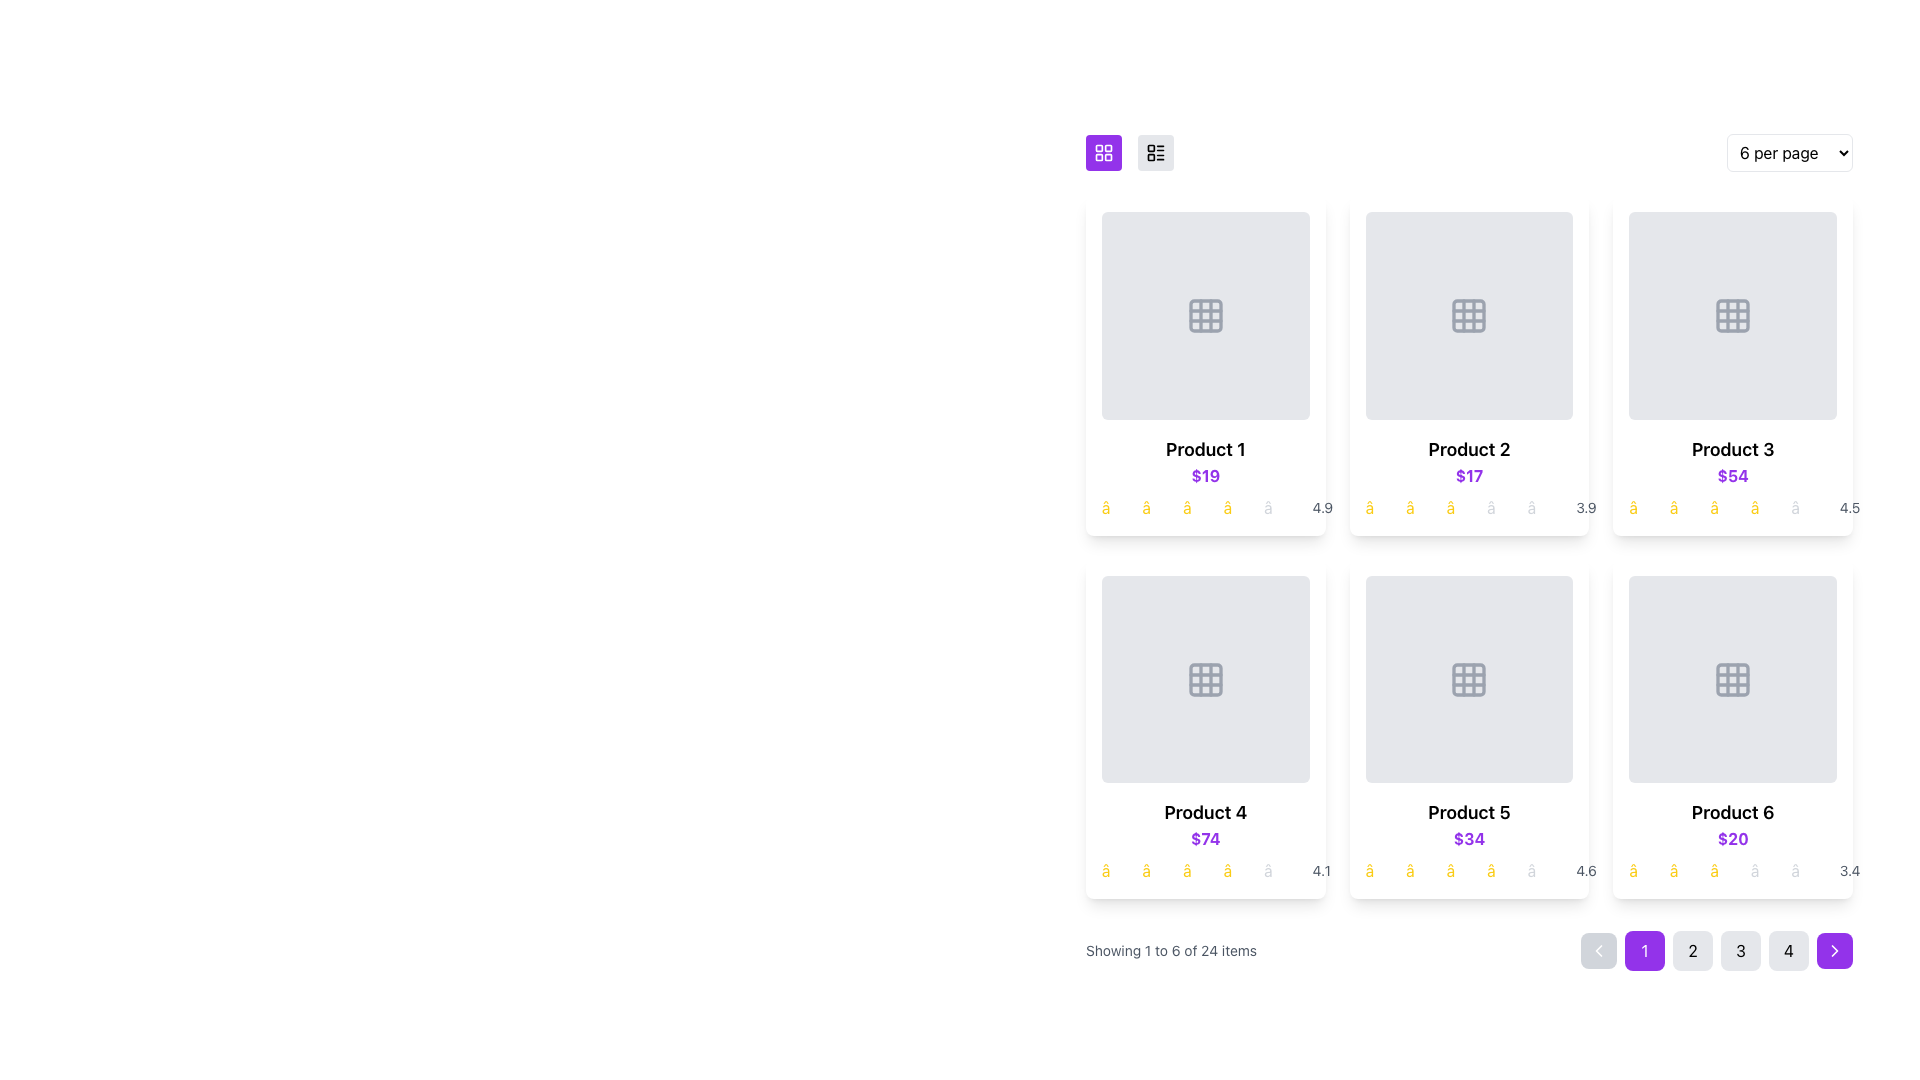  What do you see at coordinates (1204, 315) in the screenshot?
I see `the Placeholder icon, which is a grid-like icon consisting of a 3x3 arrangement of small squares in light gray color, located in the top-left corner of the first product card under the view switcher section` at bounding box center [1204, 315].